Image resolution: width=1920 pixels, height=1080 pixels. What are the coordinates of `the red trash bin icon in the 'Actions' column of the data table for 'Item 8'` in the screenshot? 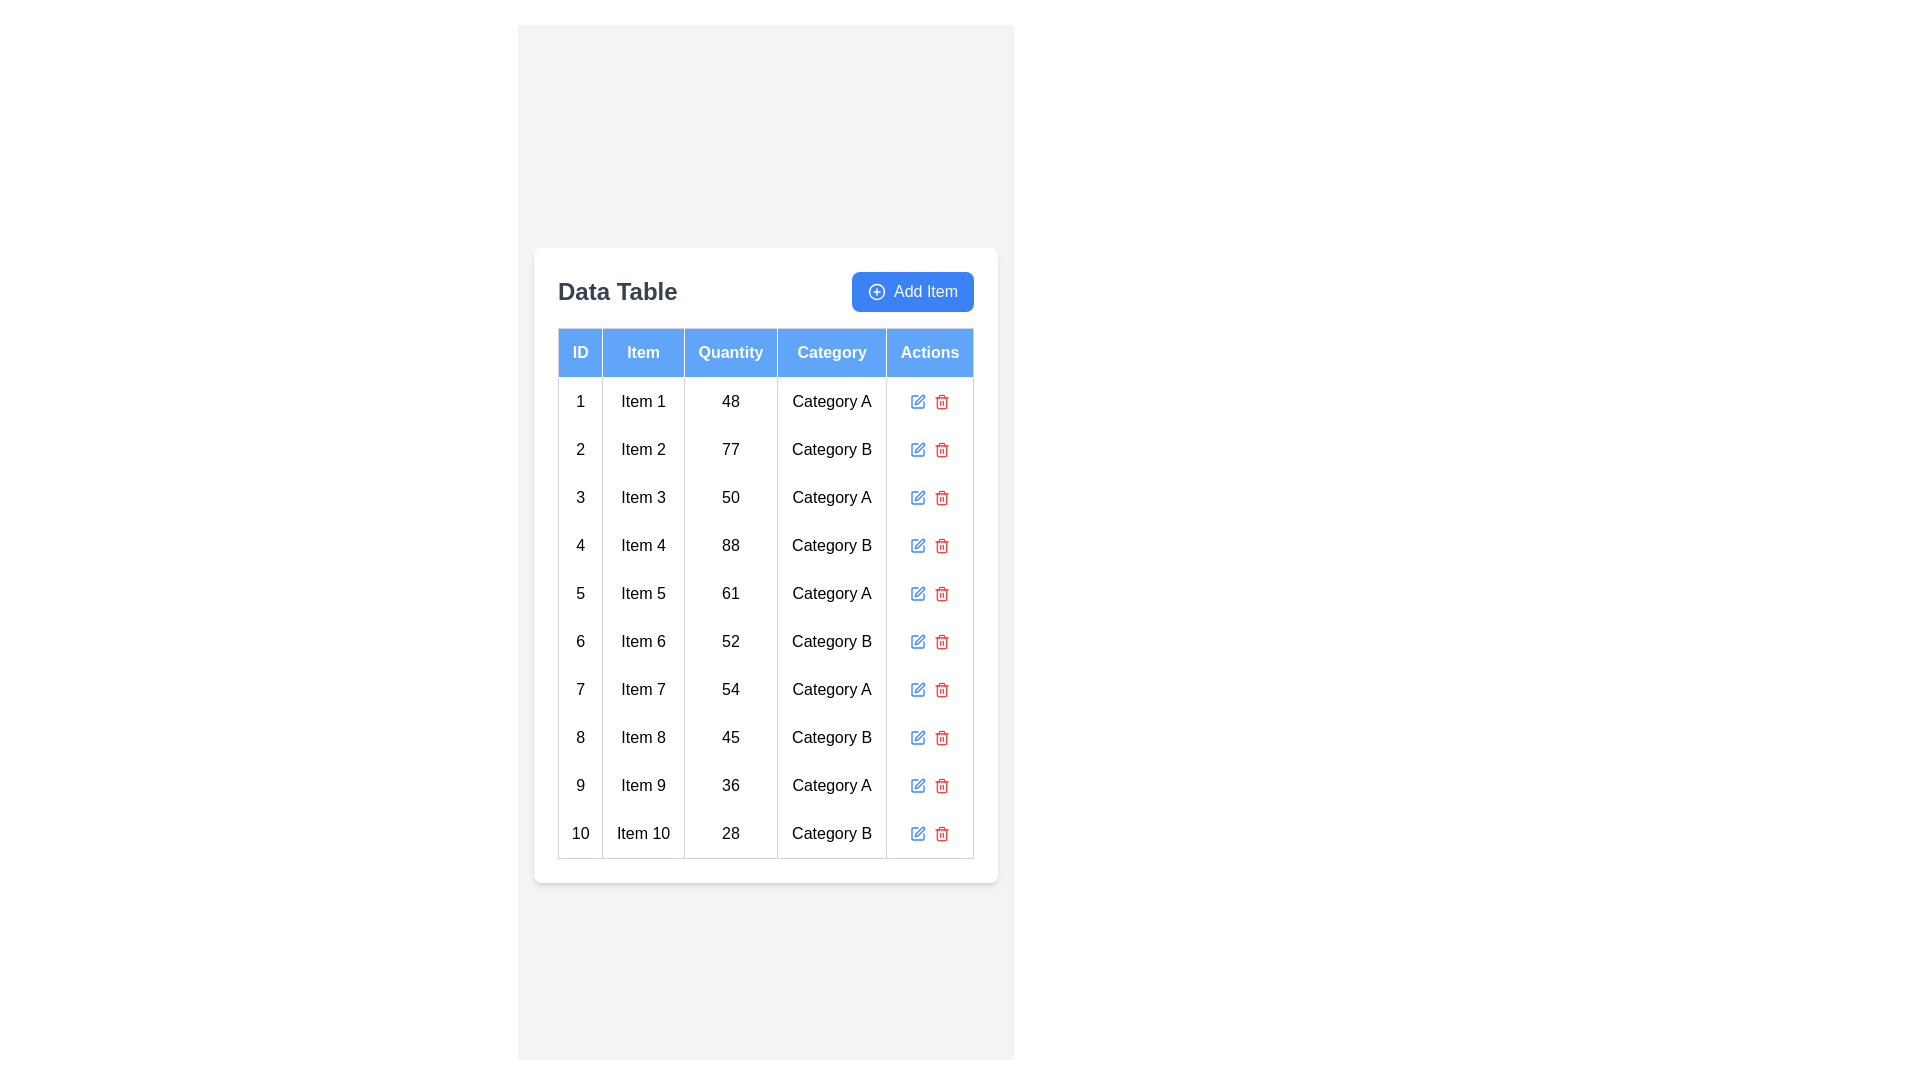 It's located at (941, 737).